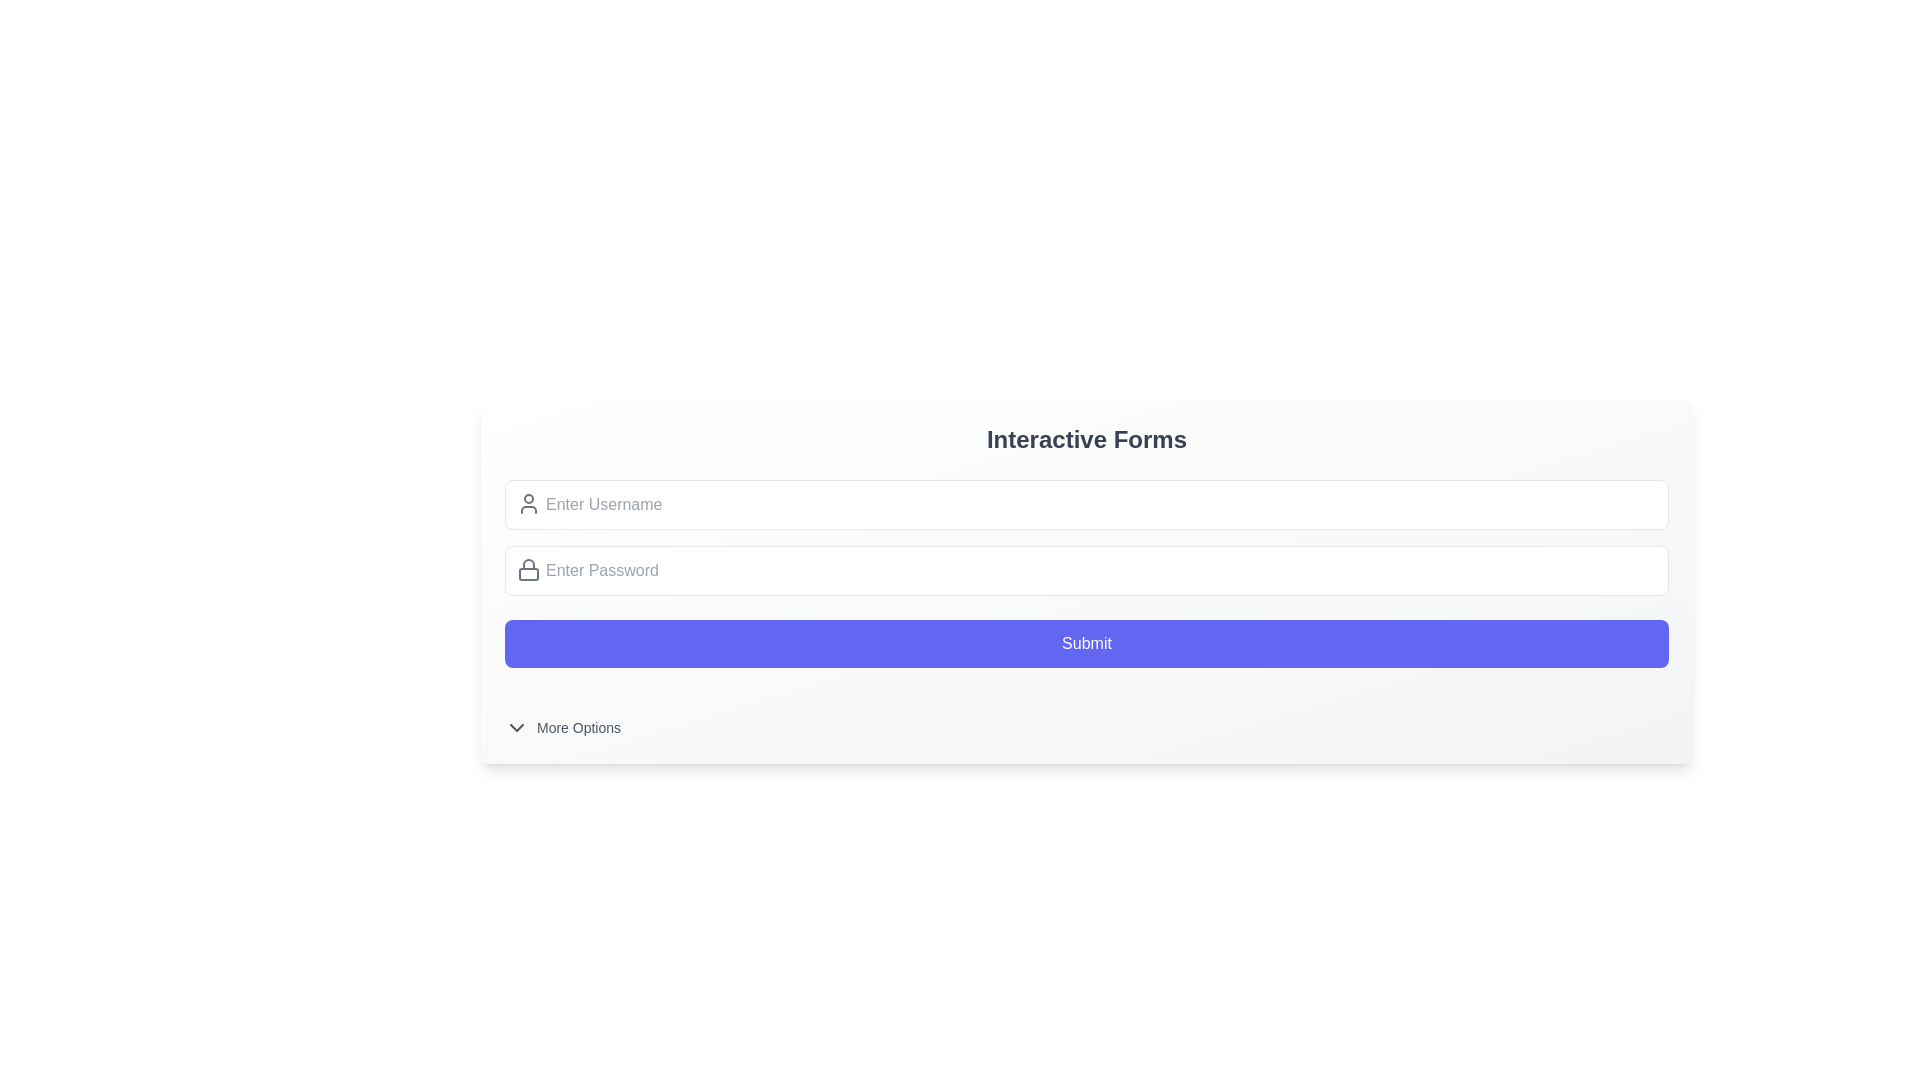  I want to click on the 'More Options' expandable menu trigger located beneath the 'Submit' button in the 'Interactive Forms' section, so click(1085, 715).